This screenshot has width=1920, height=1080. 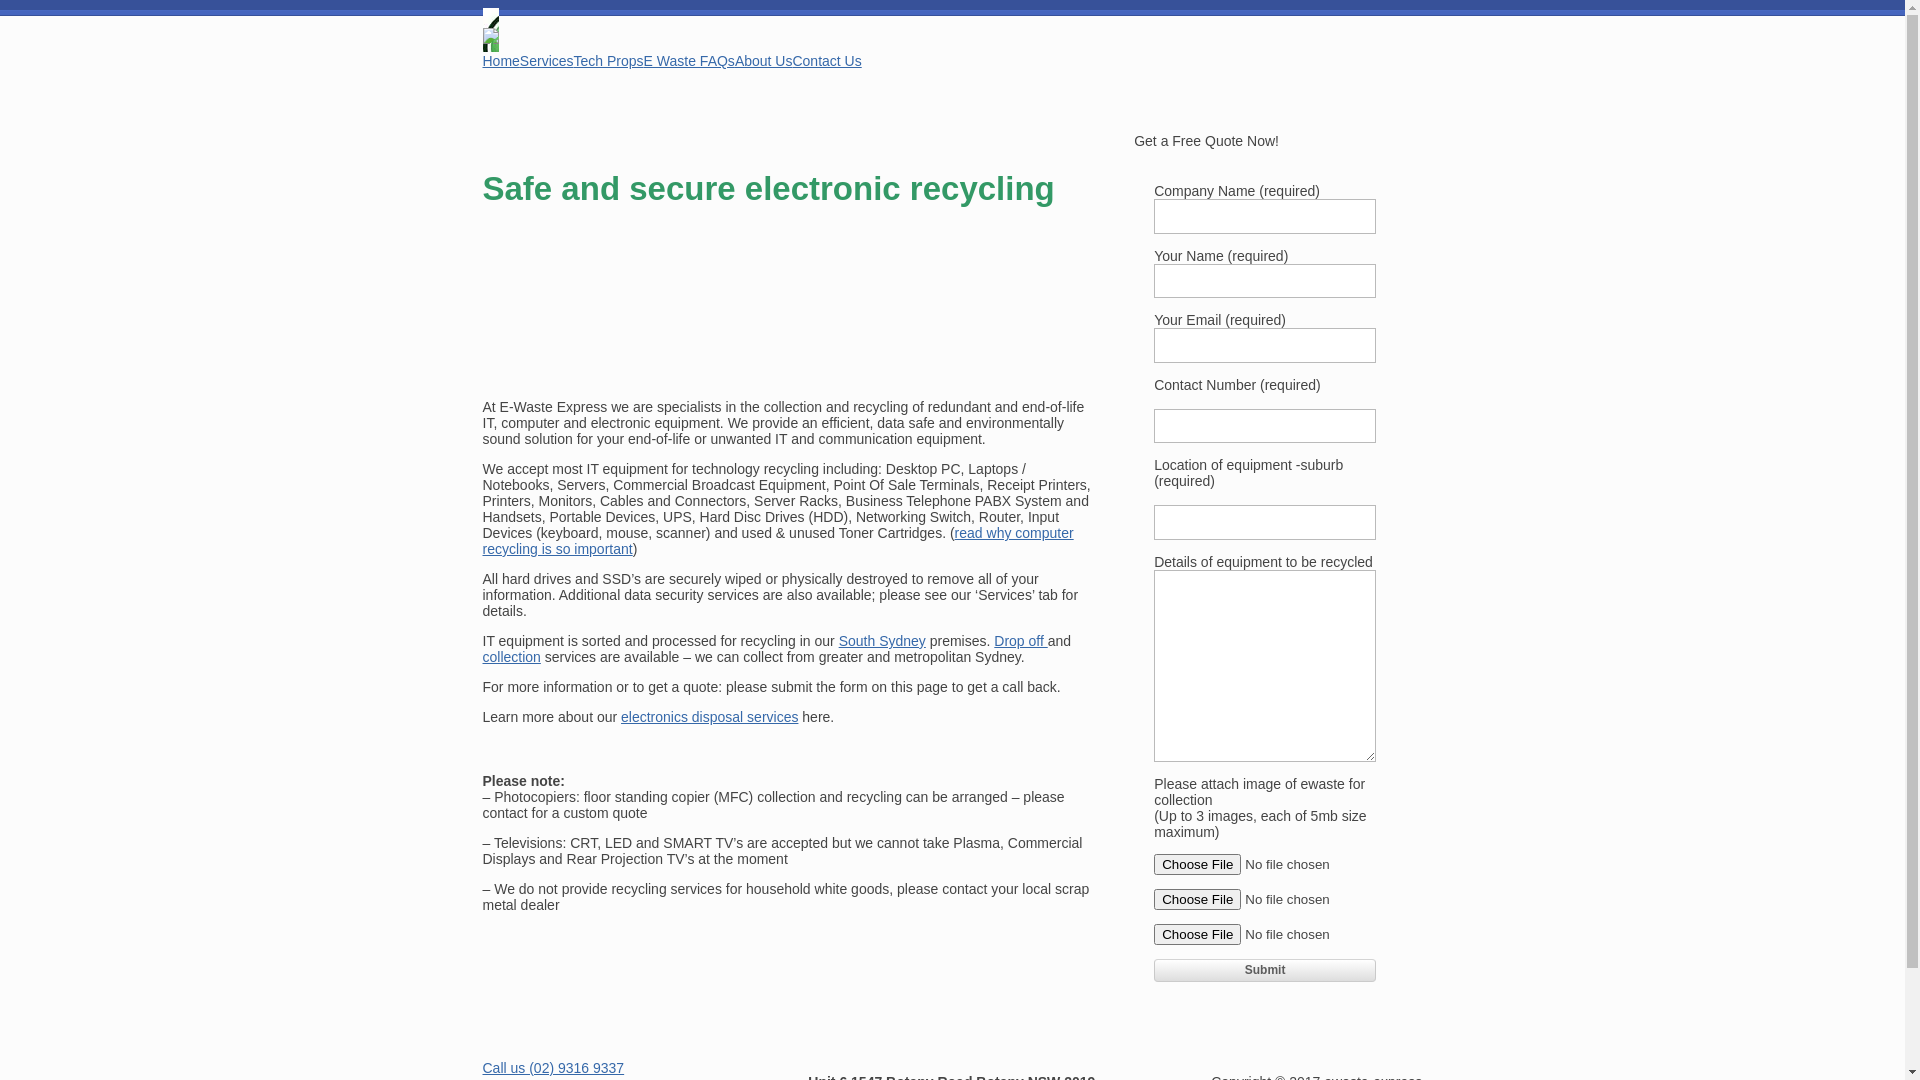 What do you see at coordinates (1264, 968) in the screenshot?
I see `'Submit'` at bounding box center [1264, 968].